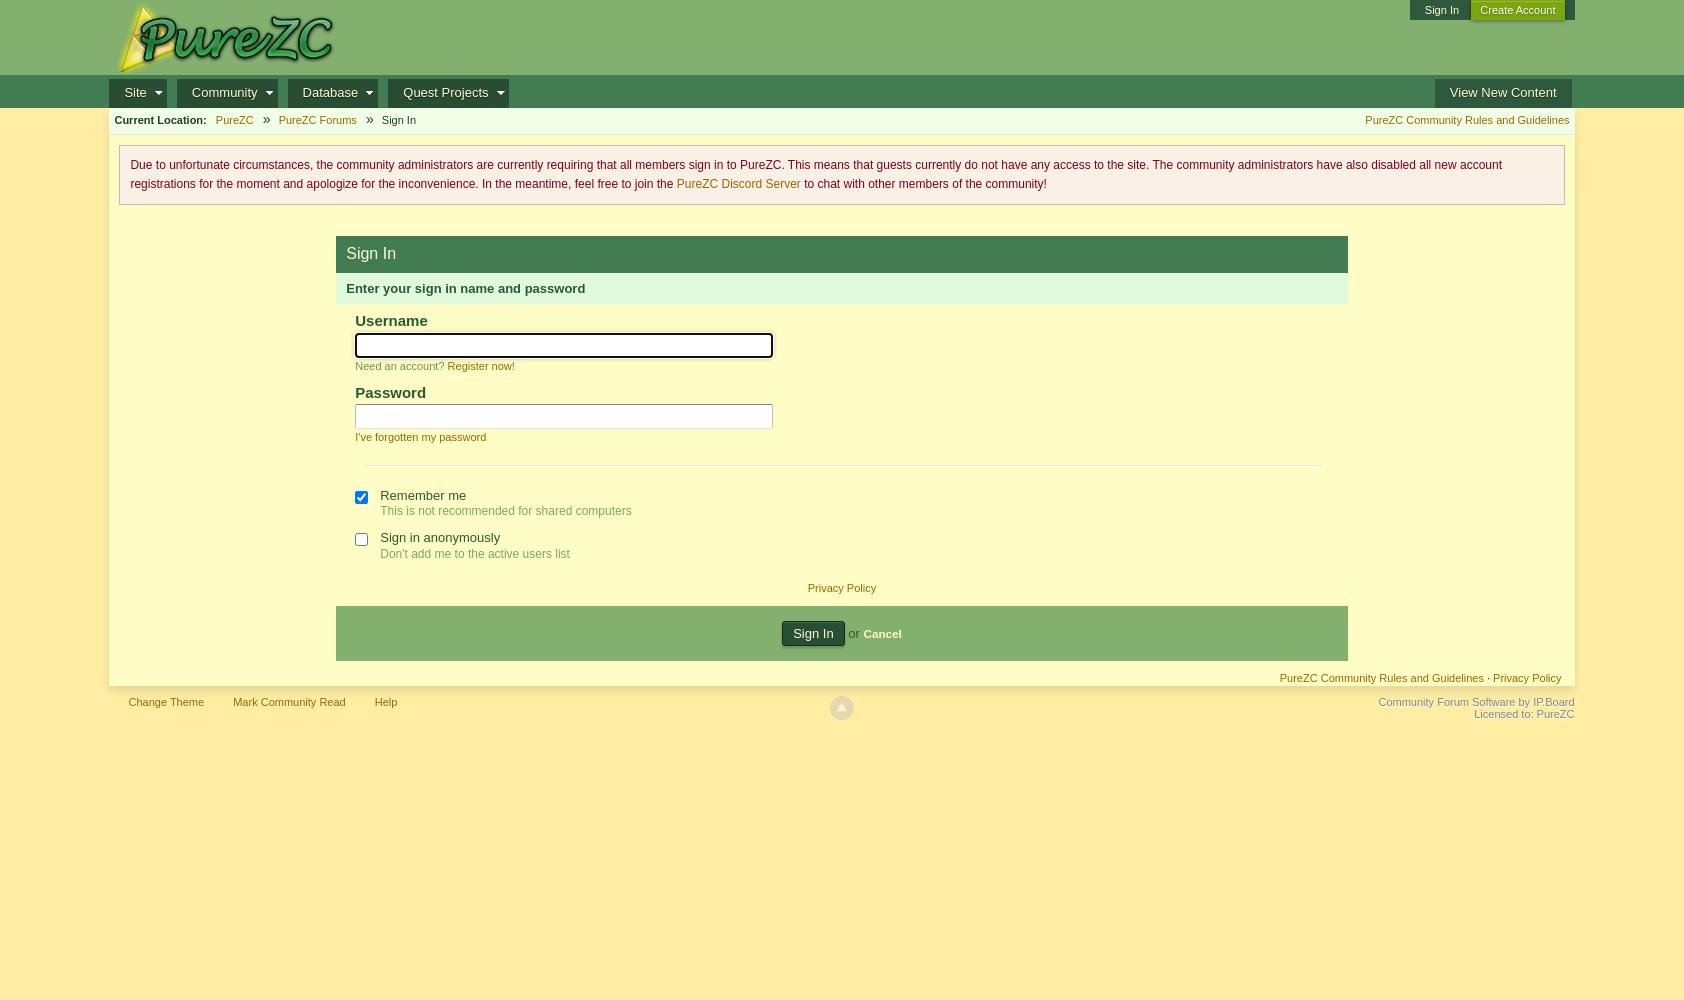 This screenshot has height=1000, width=1684. What do you see at coordinates (1476, 701) in the screenshot?
I see `'Community Forum Software by IP.Board'` at bounding box center [1476, 701].